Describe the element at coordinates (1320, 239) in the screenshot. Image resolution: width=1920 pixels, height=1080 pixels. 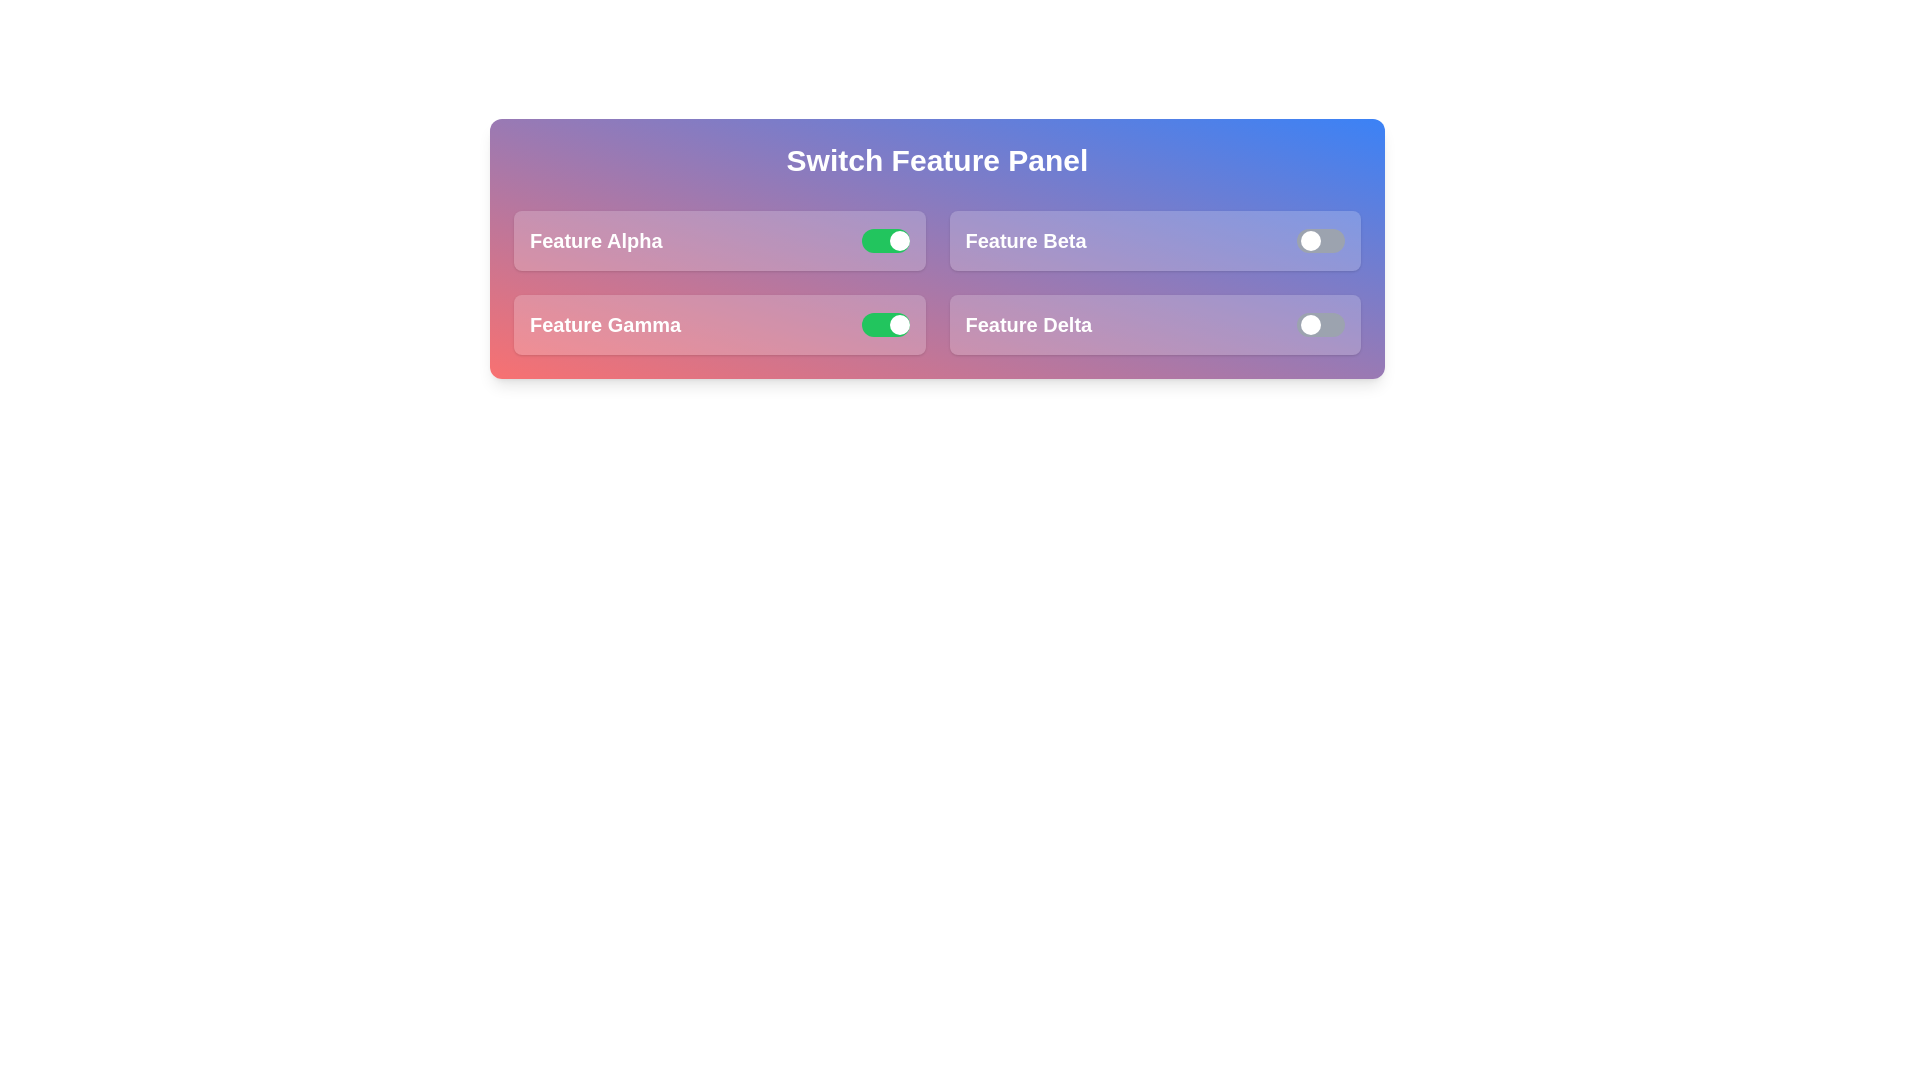
I see `the switch for Feature Beta` at that location.